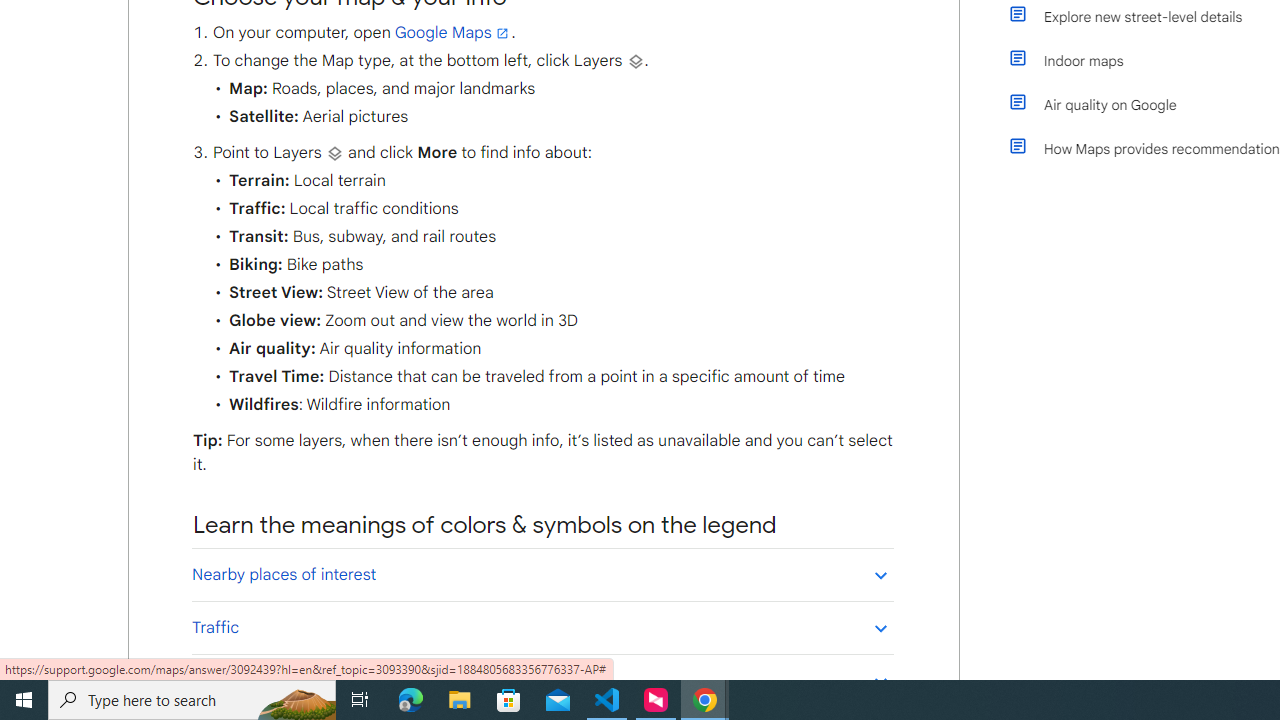 The height and width of the screenshot is (720, 1280). What do you see at coordinates (334, 152) in the screenshot?
I see `'Layers'` at bounding box center [334, 152].